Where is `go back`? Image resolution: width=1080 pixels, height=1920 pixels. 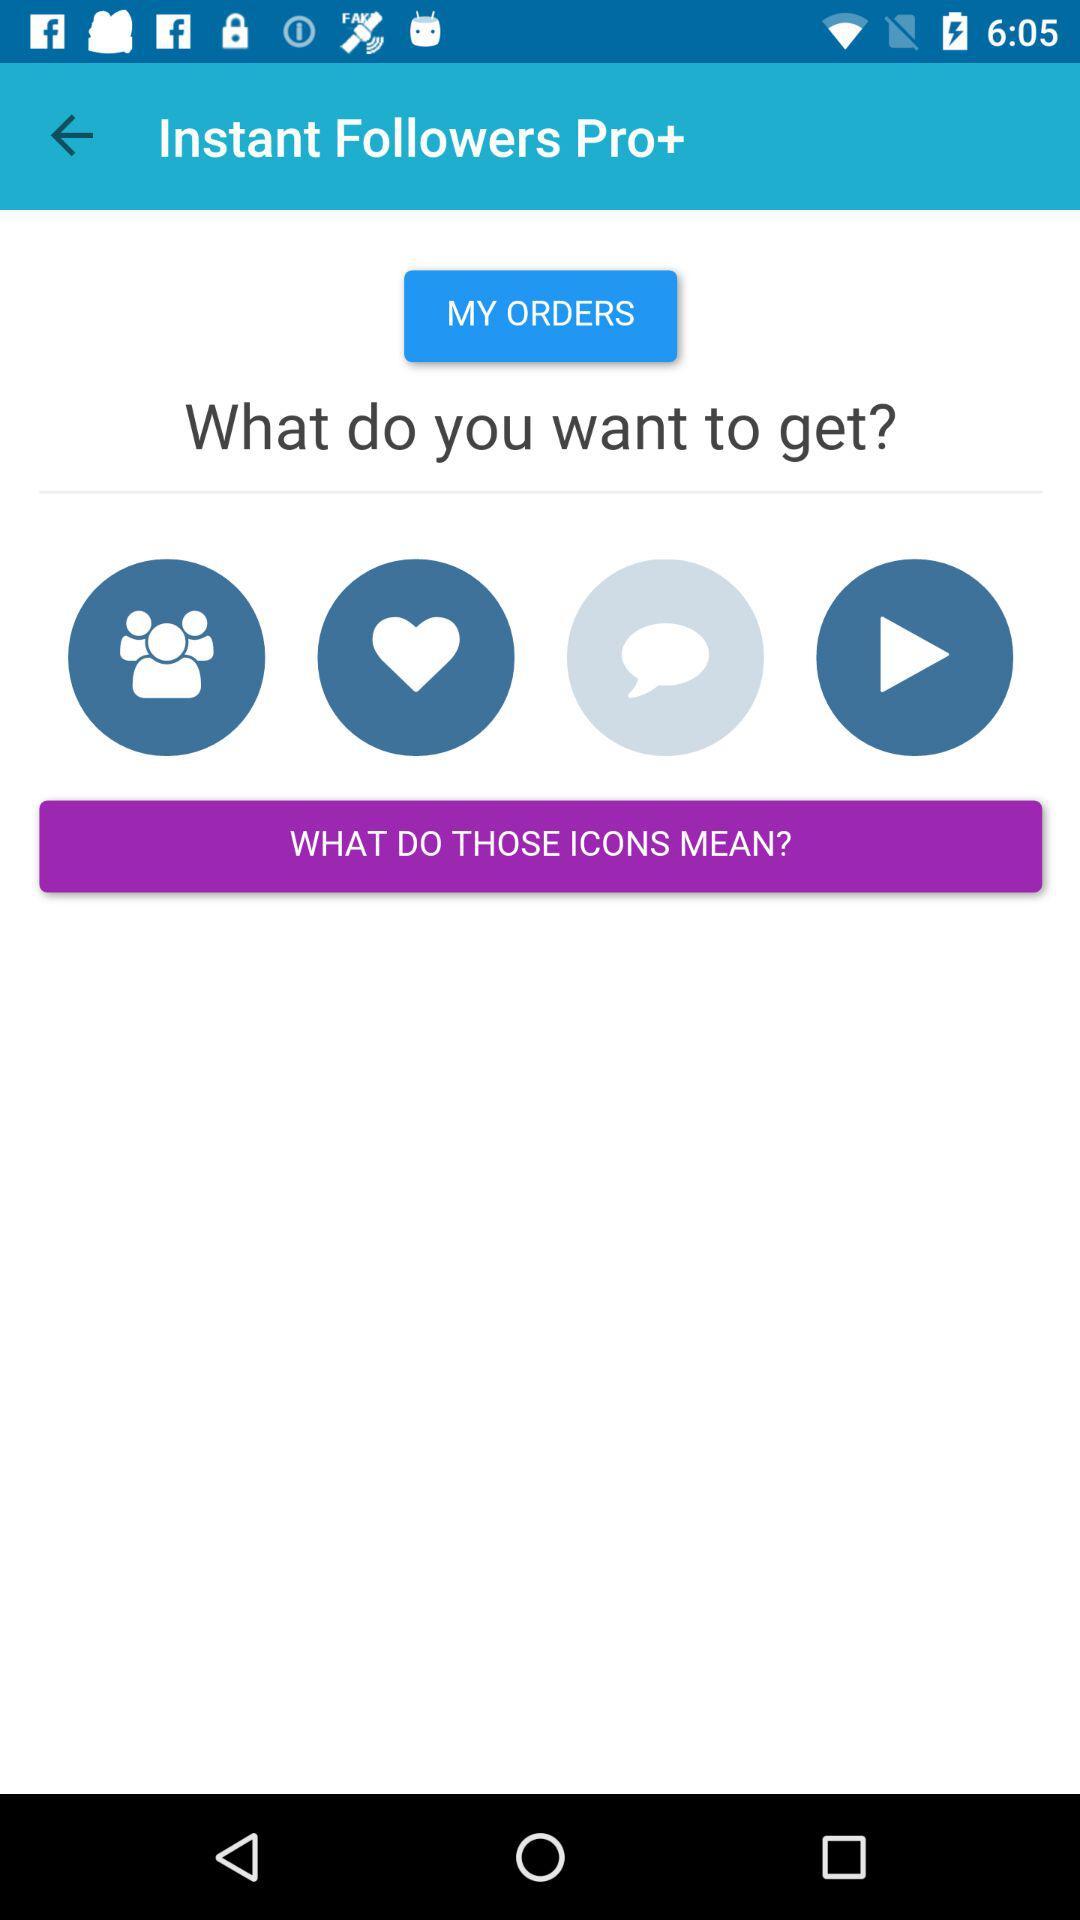 go back is located at coordinates (72, 135).